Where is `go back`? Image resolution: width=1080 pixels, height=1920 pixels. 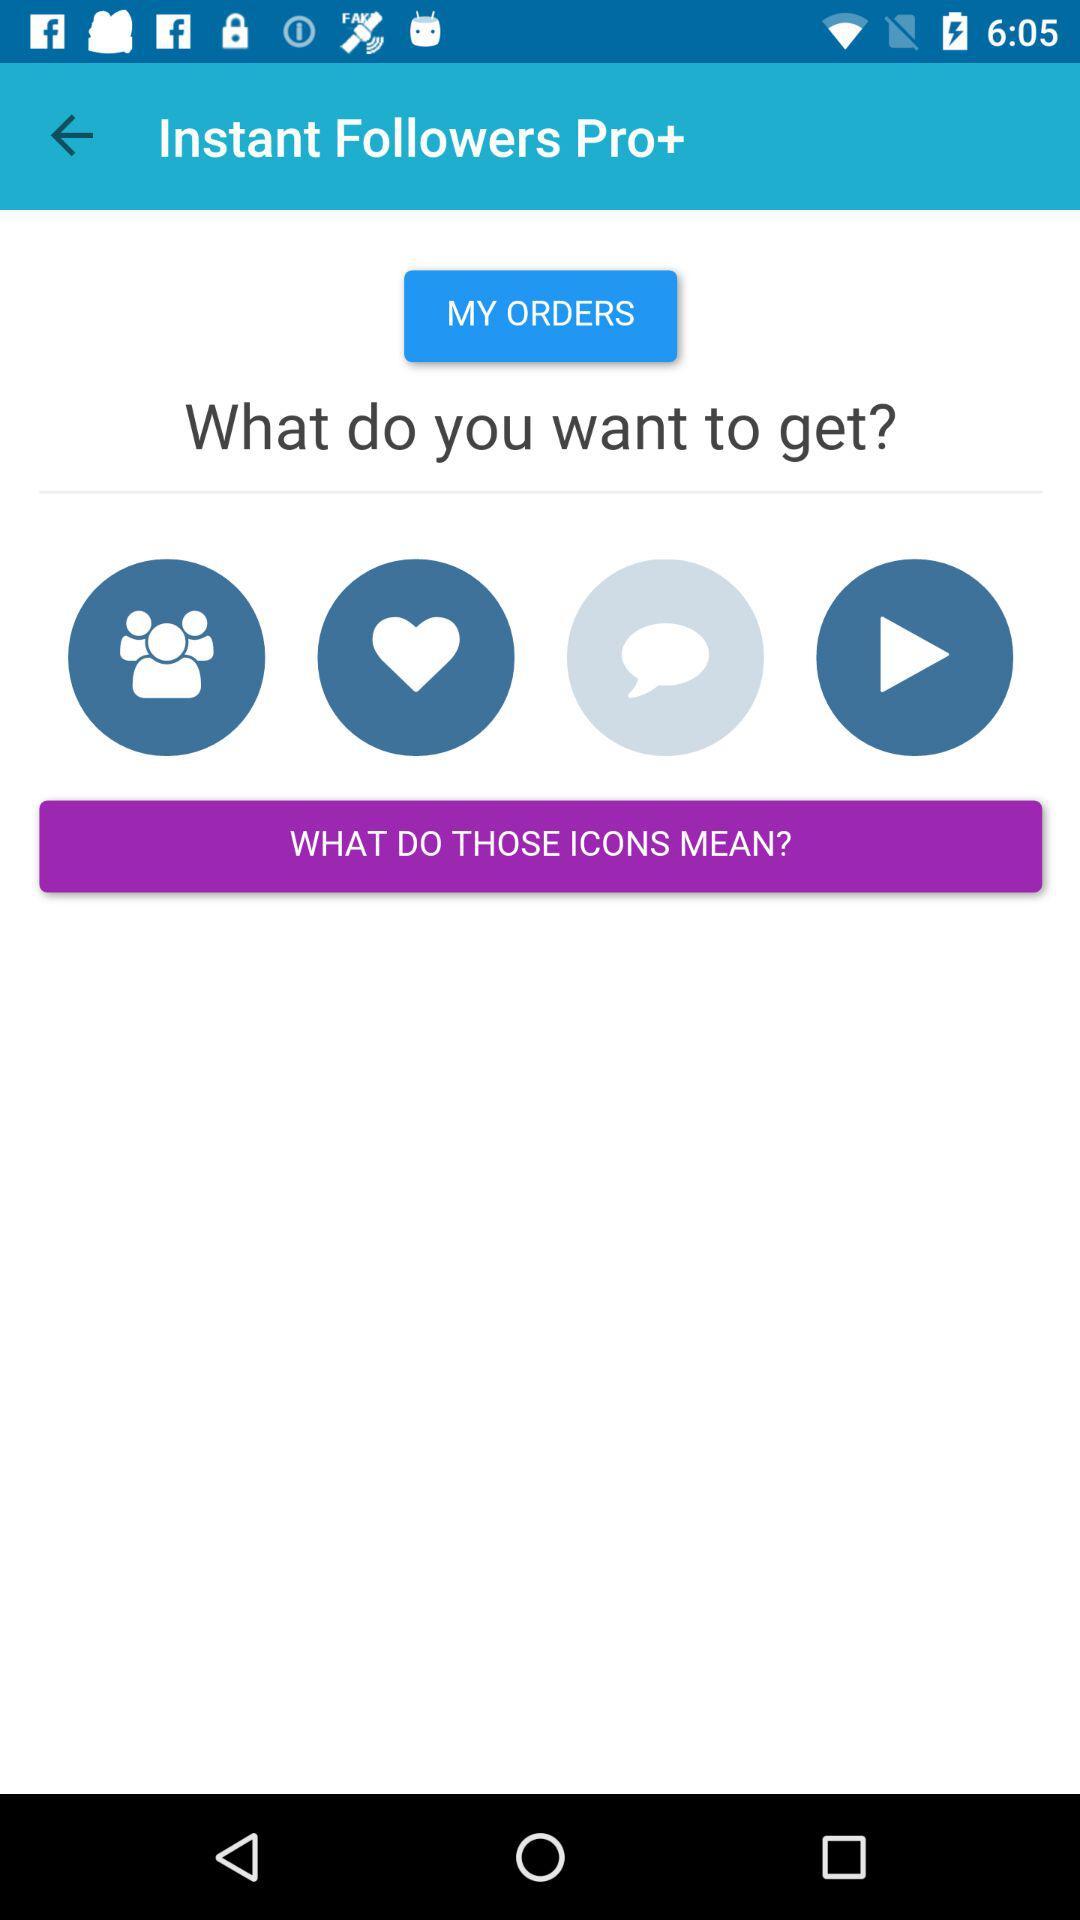 go back is located at coordinates (72, 135).